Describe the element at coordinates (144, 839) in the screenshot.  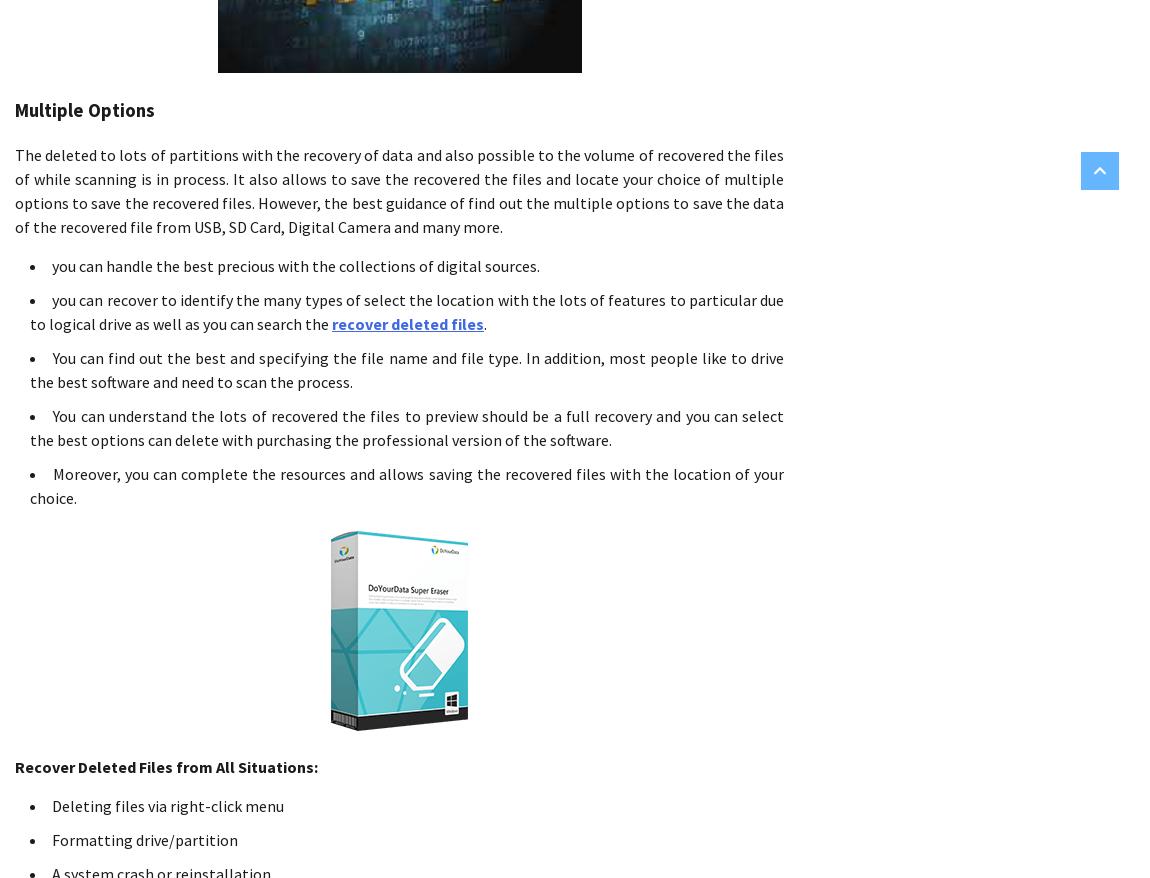
I see `'Formatting drive/partition'` at that location.